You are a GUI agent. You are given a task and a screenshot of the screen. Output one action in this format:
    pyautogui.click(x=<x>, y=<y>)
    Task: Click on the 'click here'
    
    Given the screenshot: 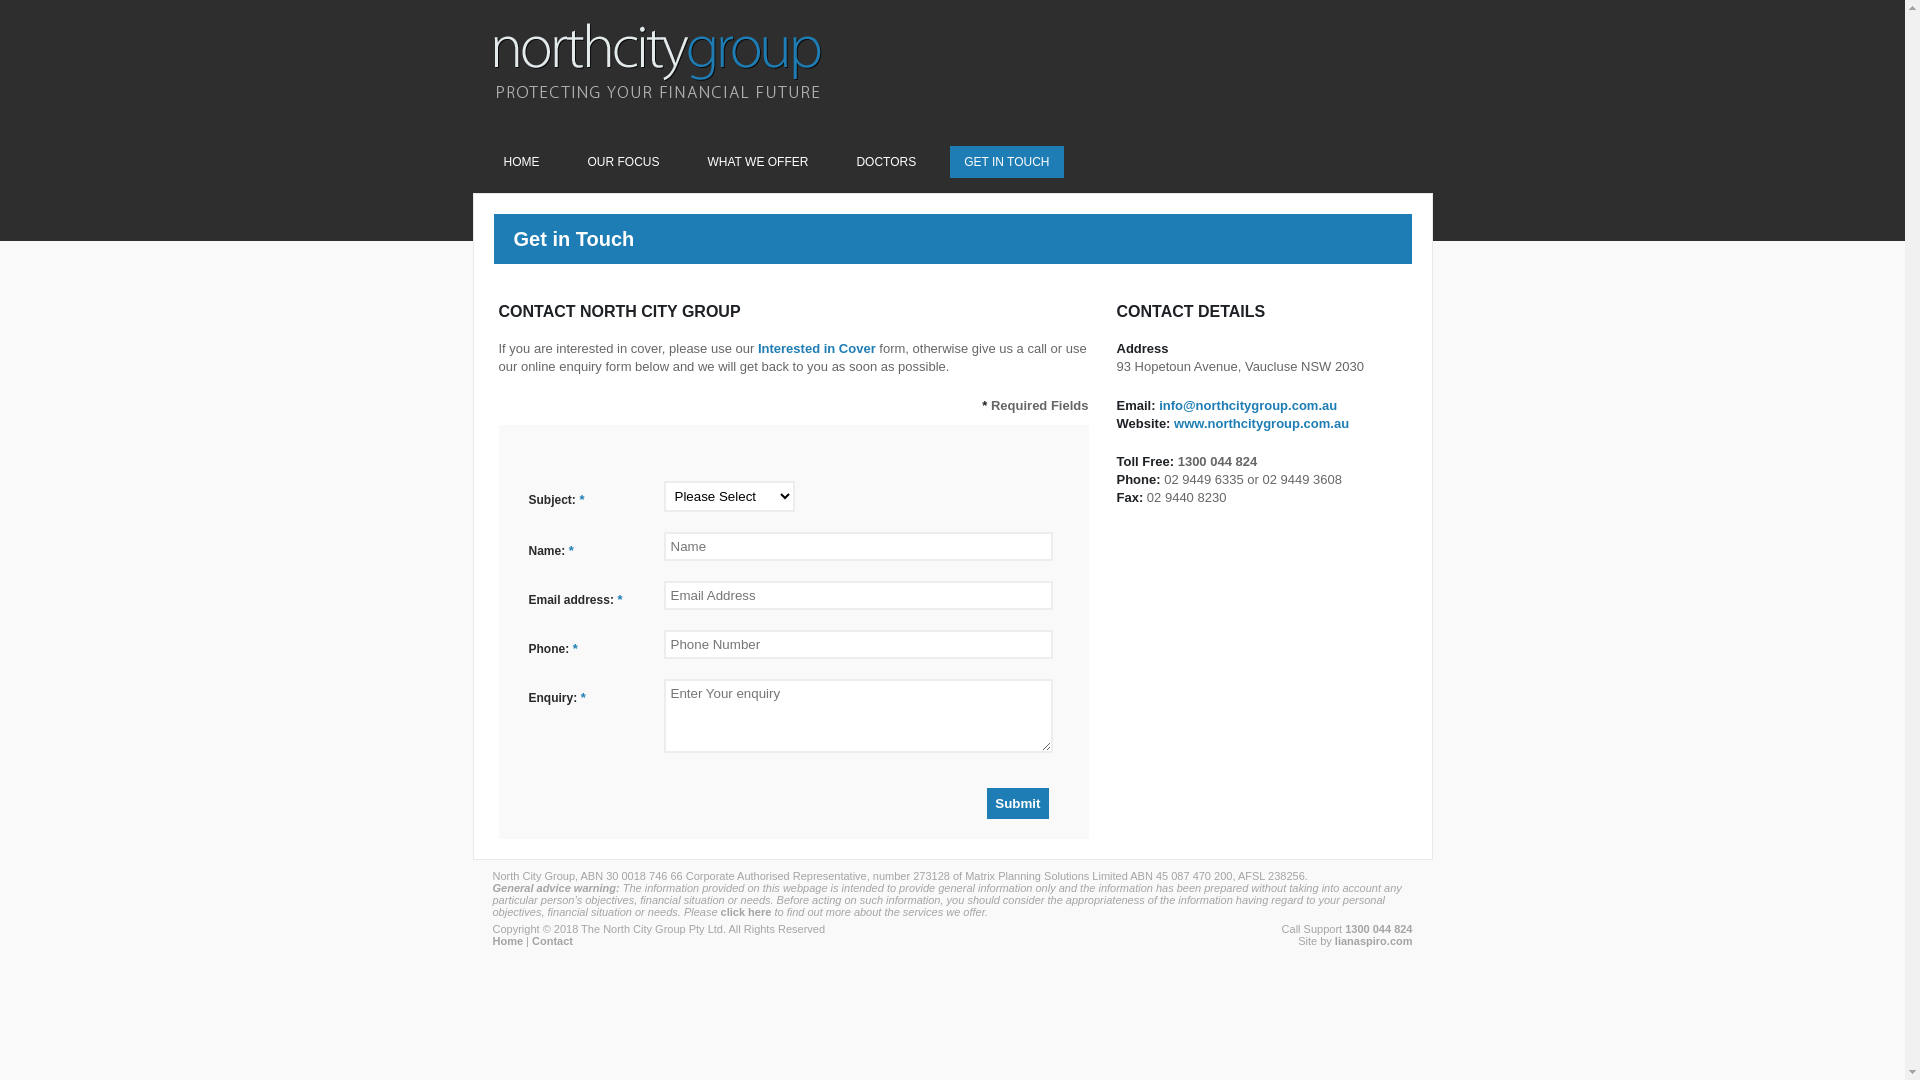 What is the action you would take?
    pyautogui.click(x=745, y=911)
    